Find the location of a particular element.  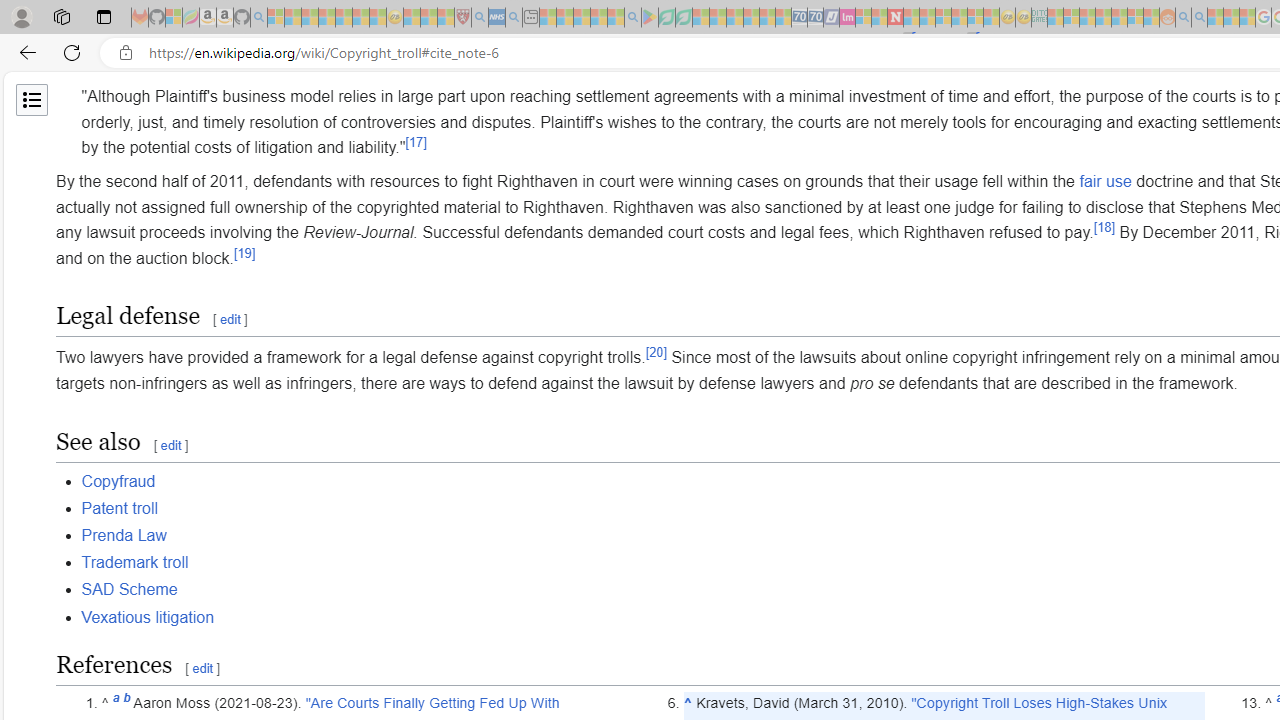

'Latest Politics News & Archive | Newsweek.com - Sleeping' is located at coordinates (894, 17).